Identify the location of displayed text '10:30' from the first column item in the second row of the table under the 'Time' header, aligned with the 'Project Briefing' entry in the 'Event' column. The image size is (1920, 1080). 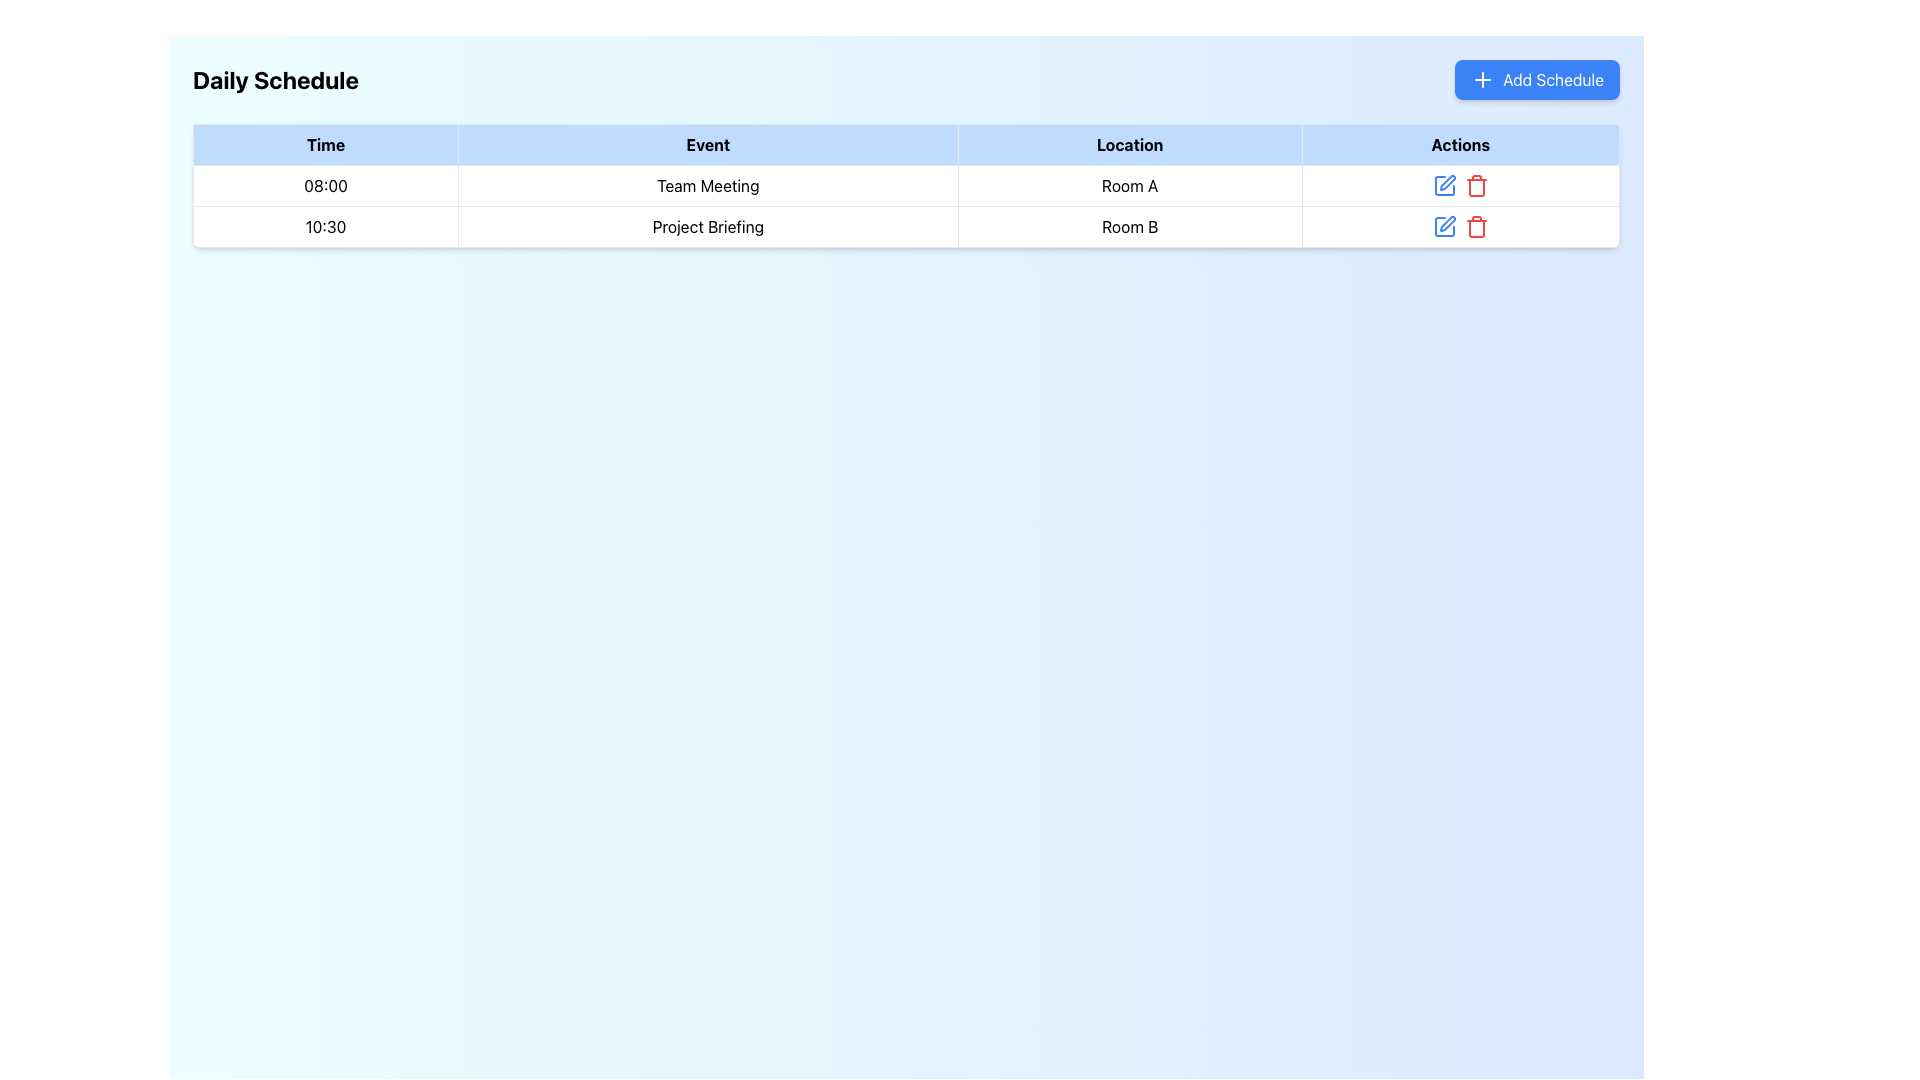
(326, 226).